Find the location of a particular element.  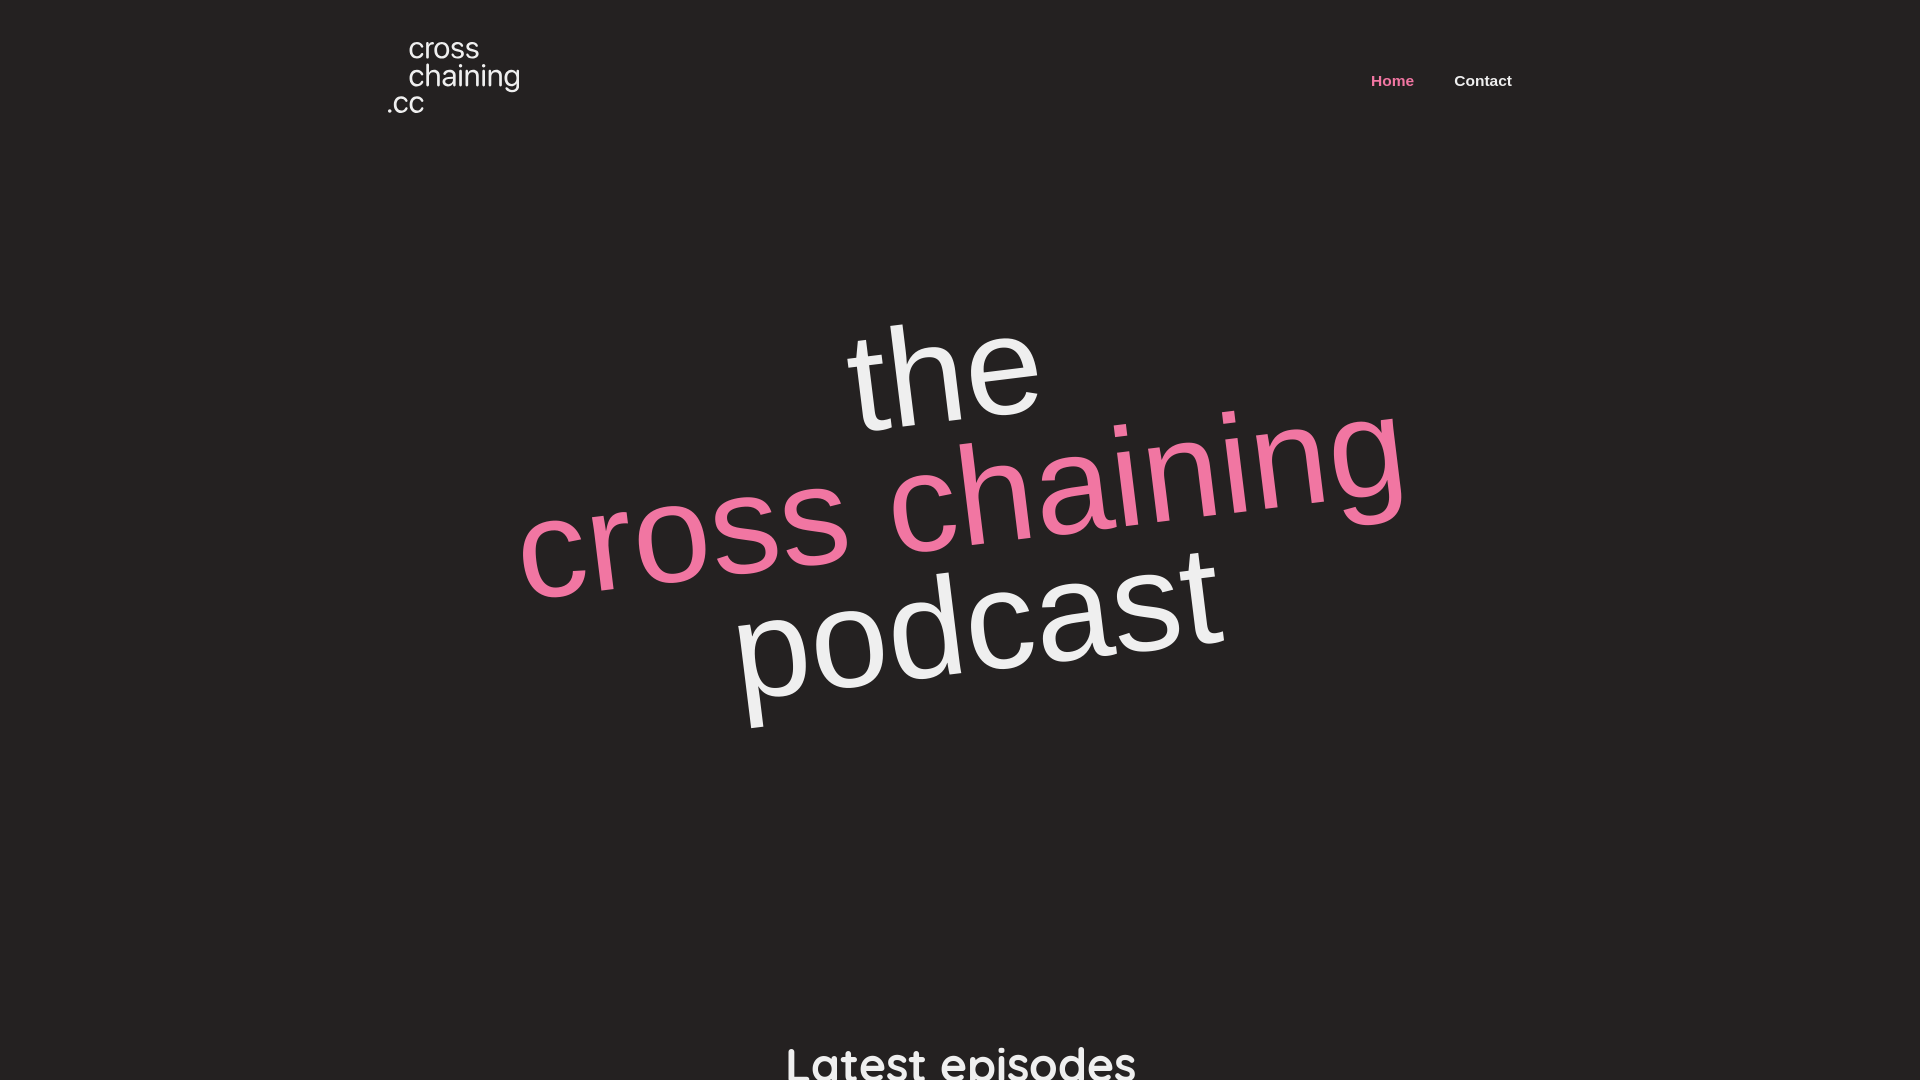

'Home' is located at coordinates (1391, 80).